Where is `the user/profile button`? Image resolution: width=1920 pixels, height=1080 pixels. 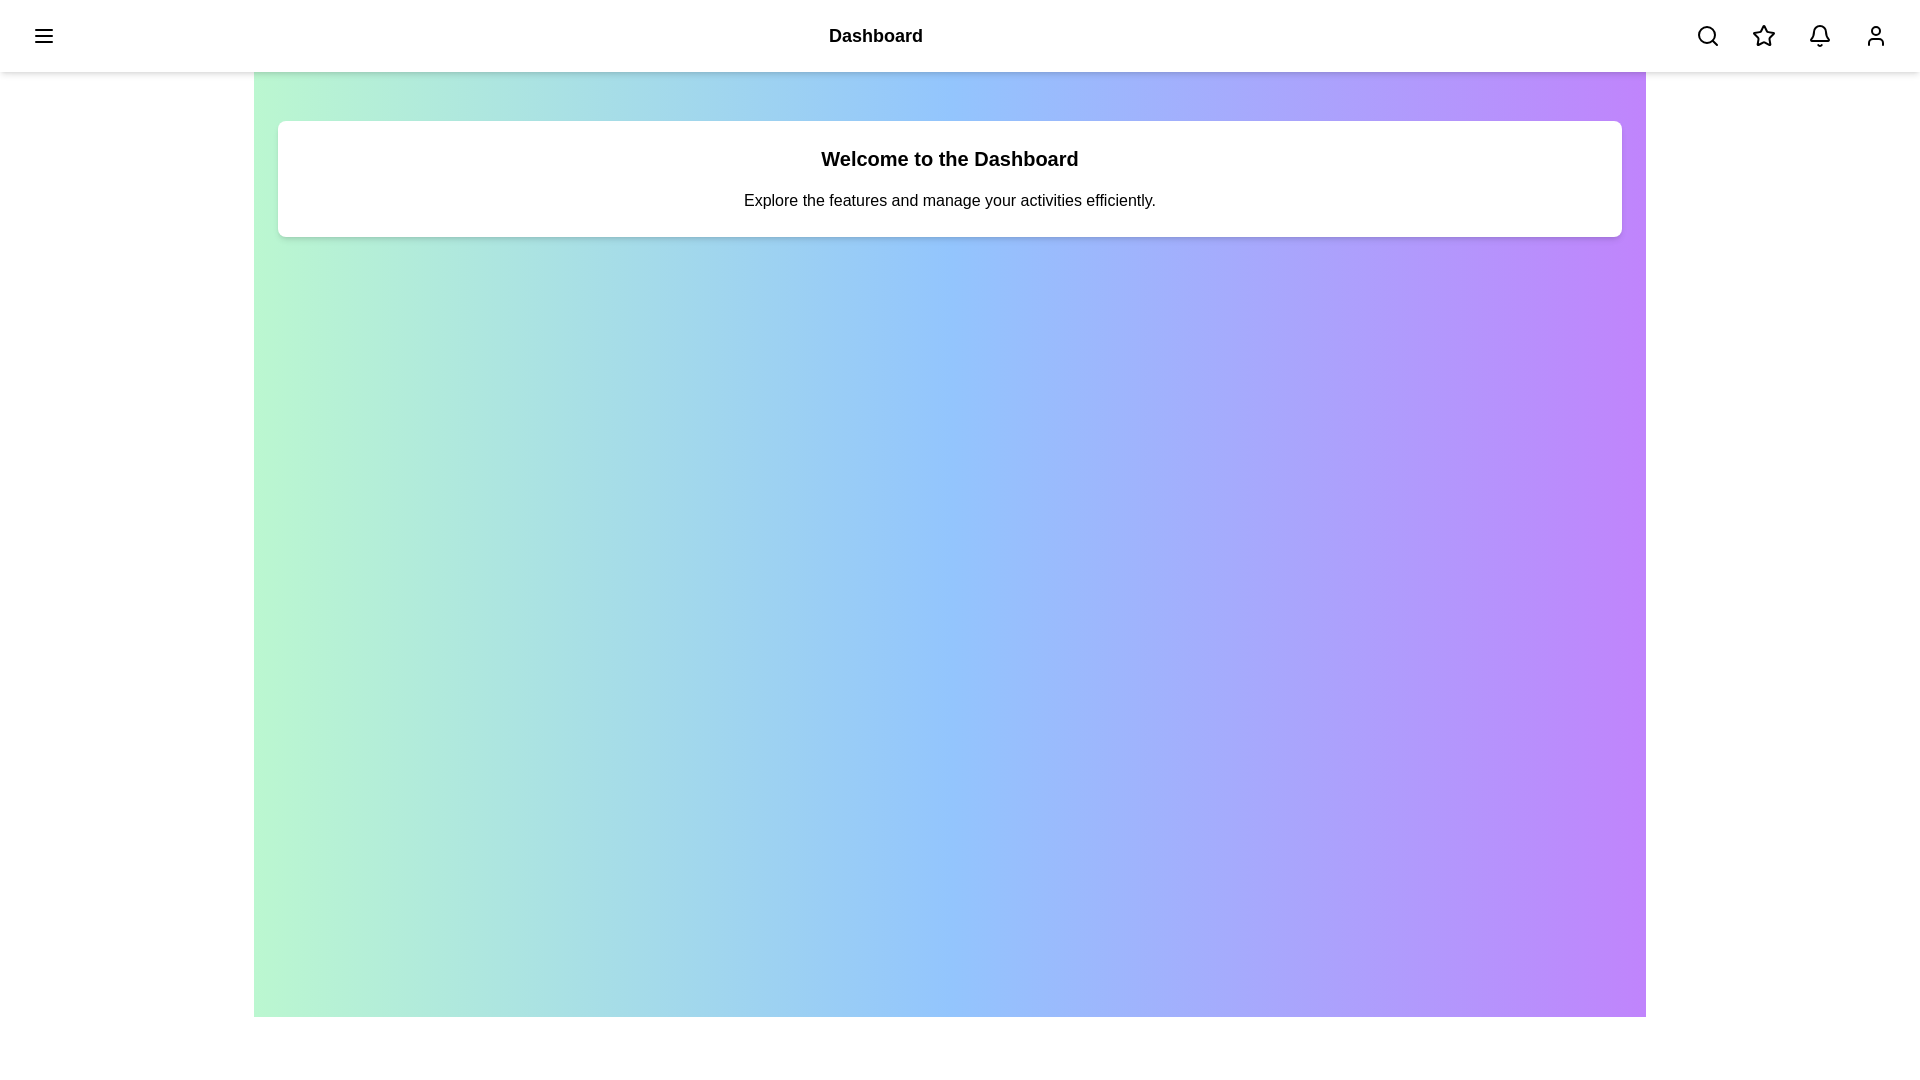
the user/profile button is located at coordinates (1875, 35).